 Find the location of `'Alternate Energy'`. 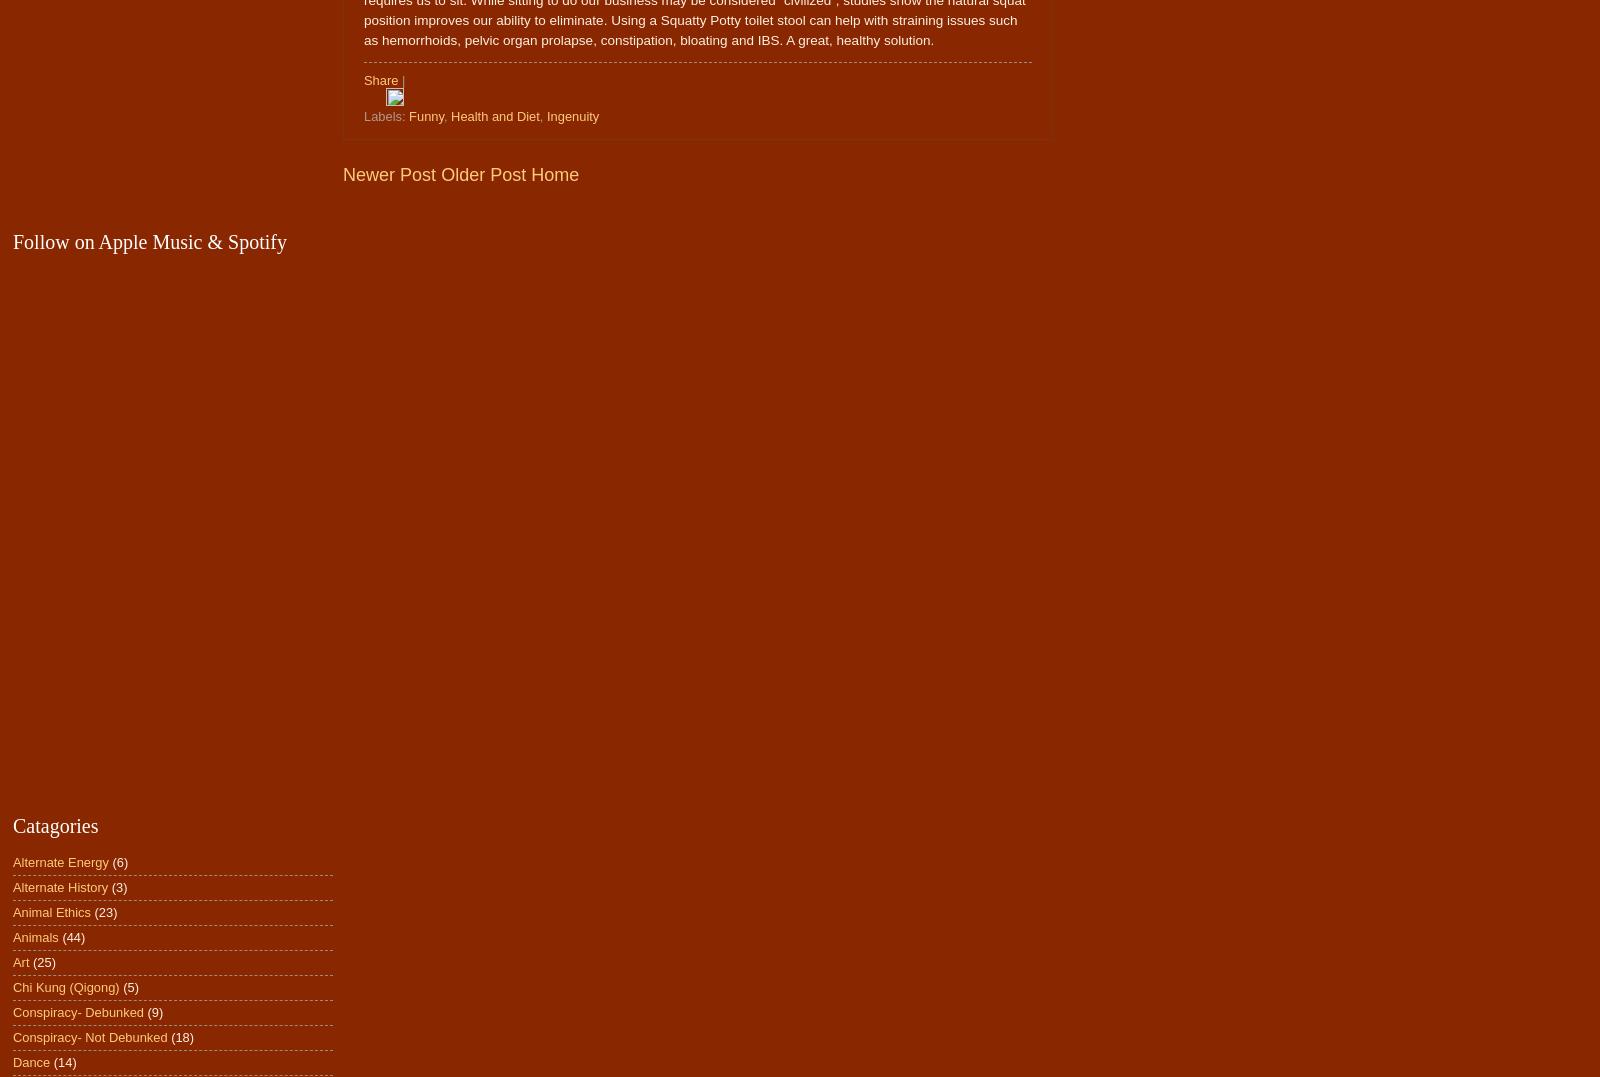

'Alternate Energy' is located at coordinates (59, 861).